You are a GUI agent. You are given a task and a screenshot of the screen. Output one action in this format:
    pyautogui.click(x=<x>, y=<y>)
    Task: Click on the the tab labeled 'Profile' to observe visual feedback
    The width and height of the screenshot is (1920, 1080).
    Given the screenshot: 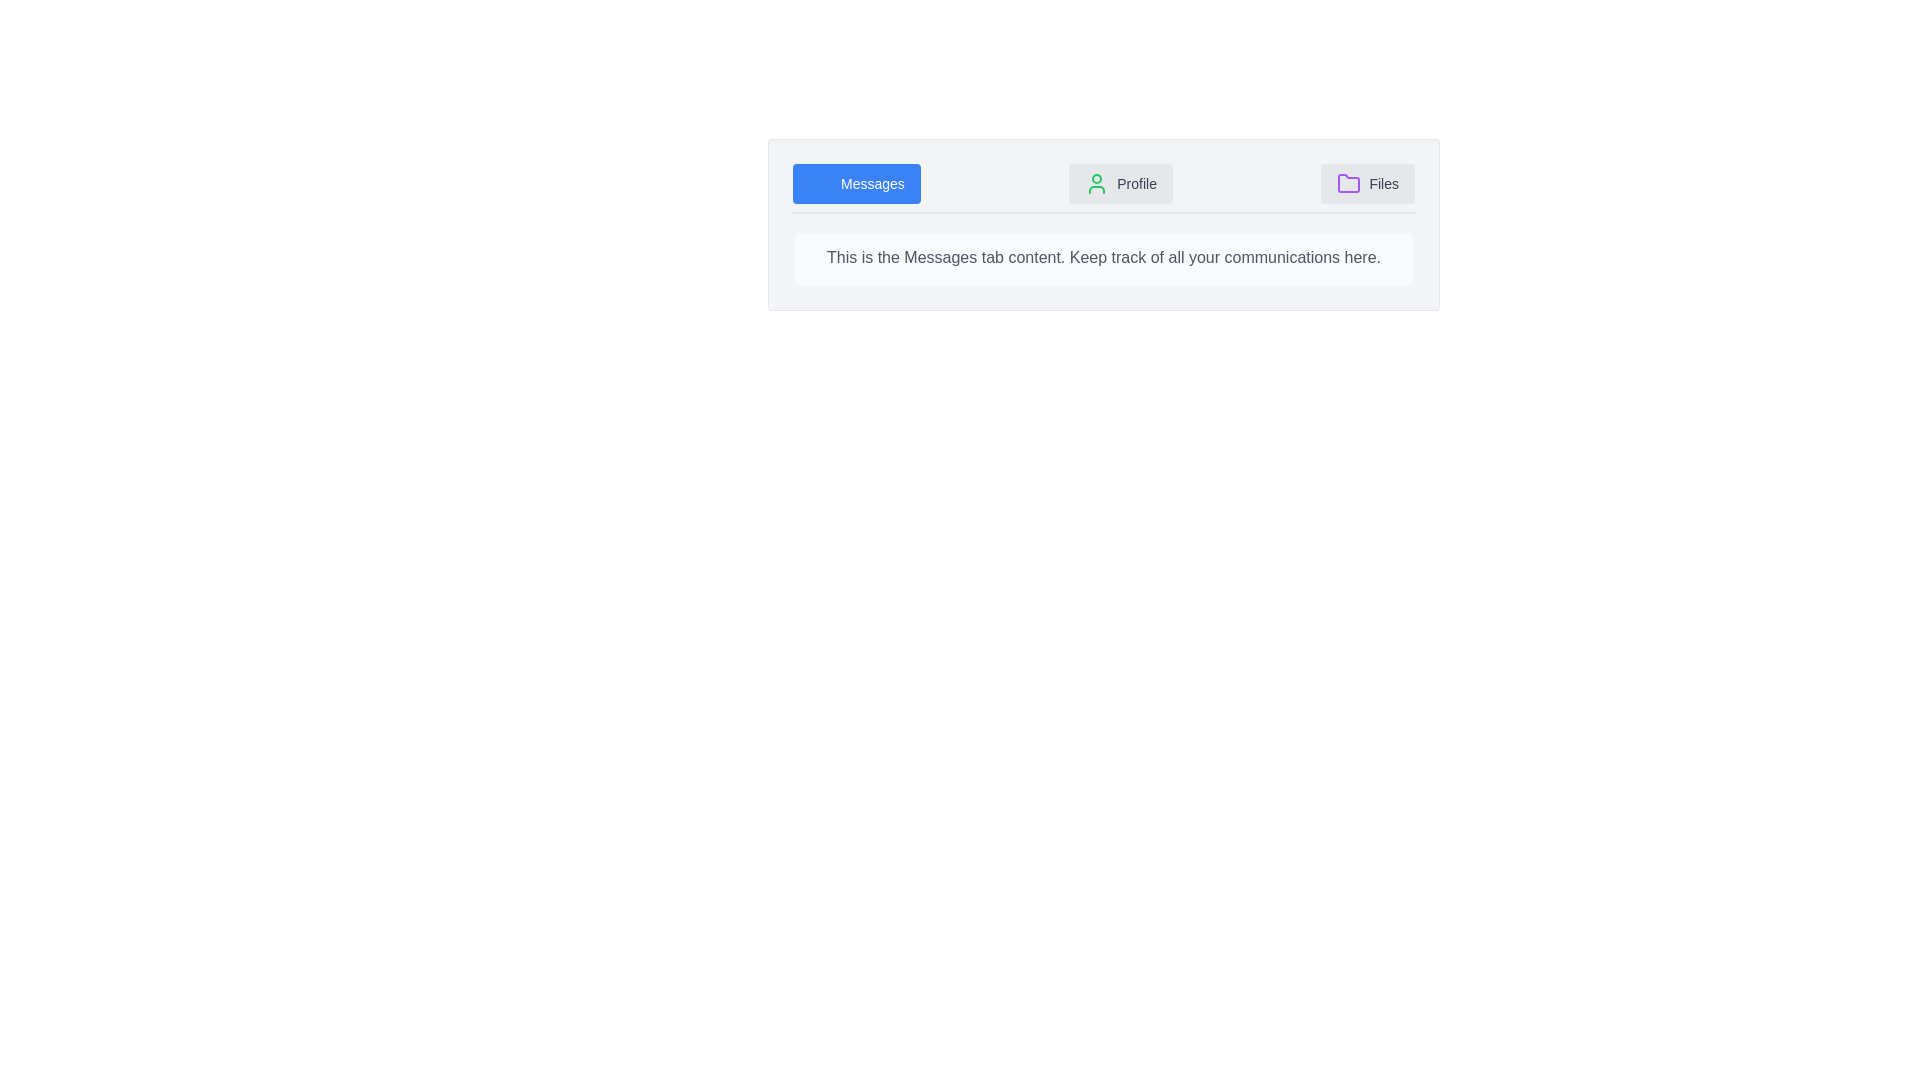 What is the action you would take?
    pyautogui.click(x=1121, y=184)
    